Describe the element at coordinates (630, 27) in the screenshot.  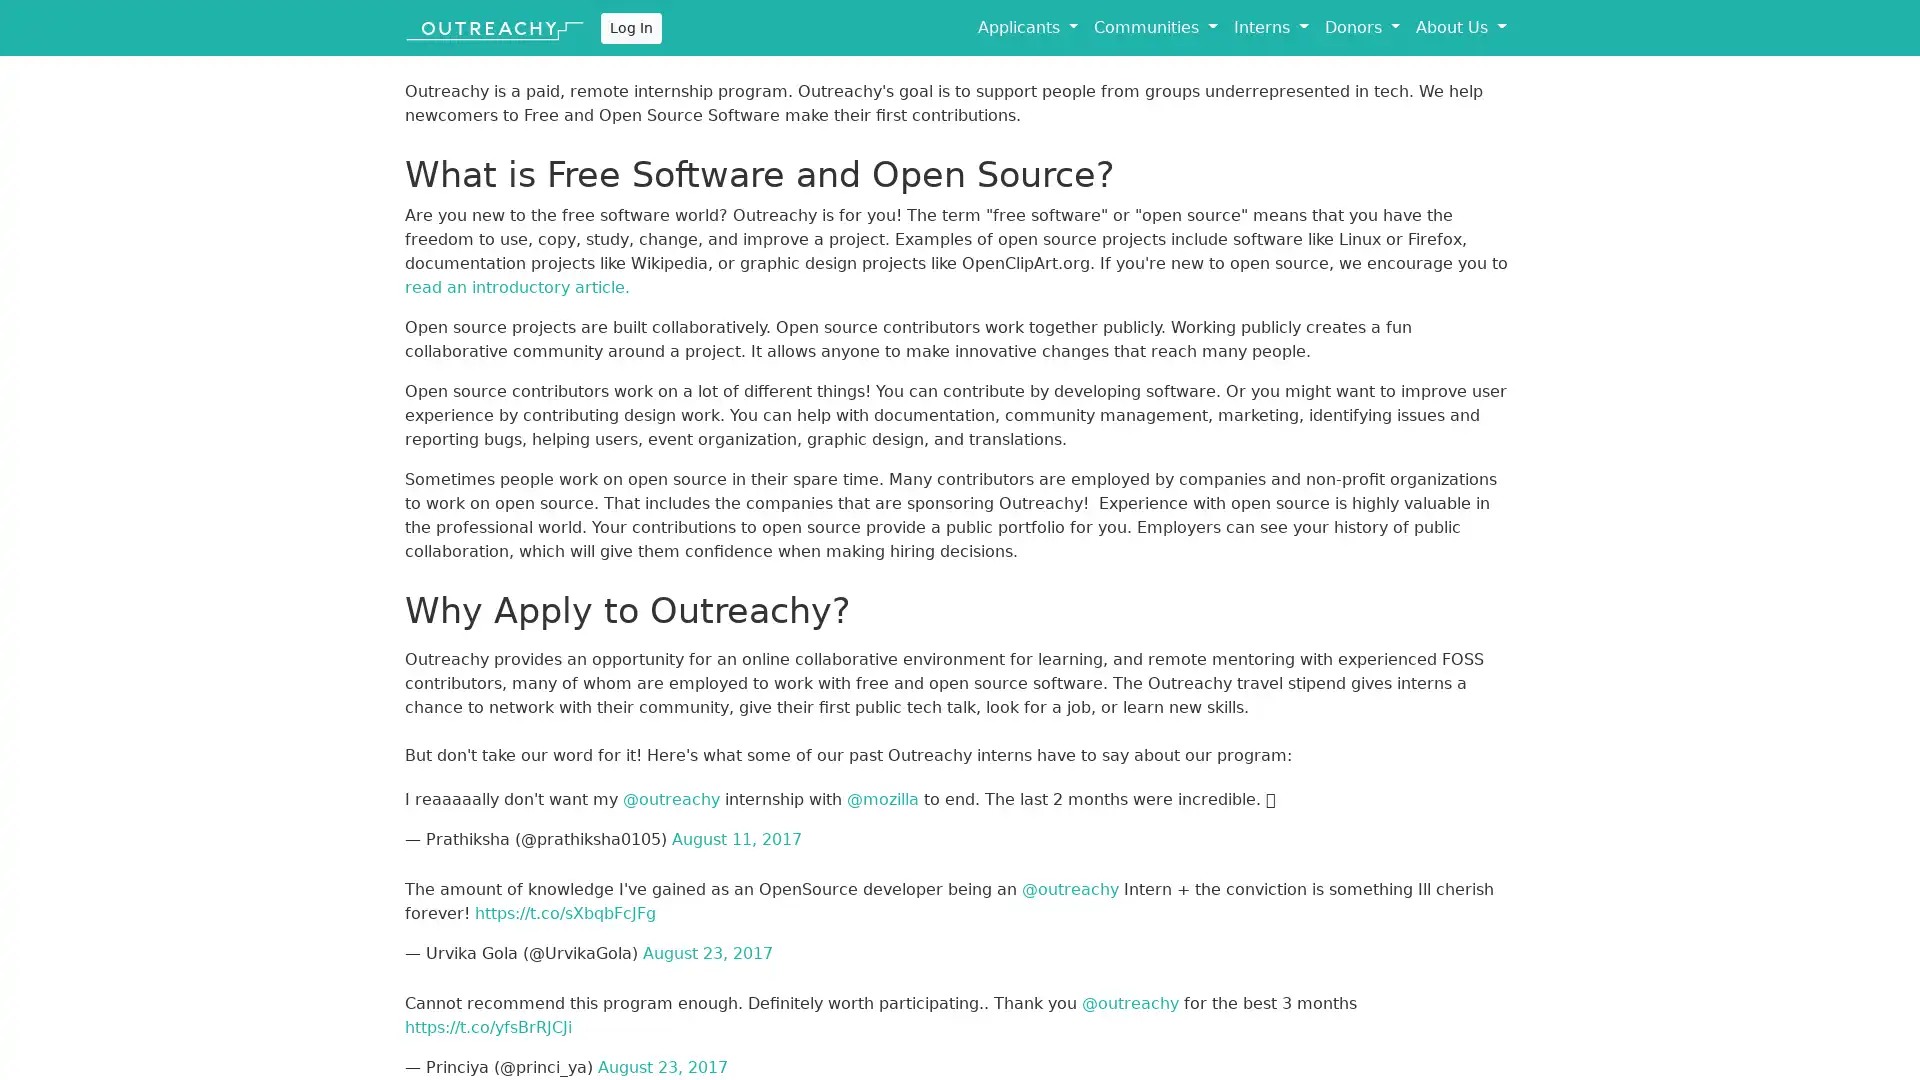
I see `Log In` at that location.